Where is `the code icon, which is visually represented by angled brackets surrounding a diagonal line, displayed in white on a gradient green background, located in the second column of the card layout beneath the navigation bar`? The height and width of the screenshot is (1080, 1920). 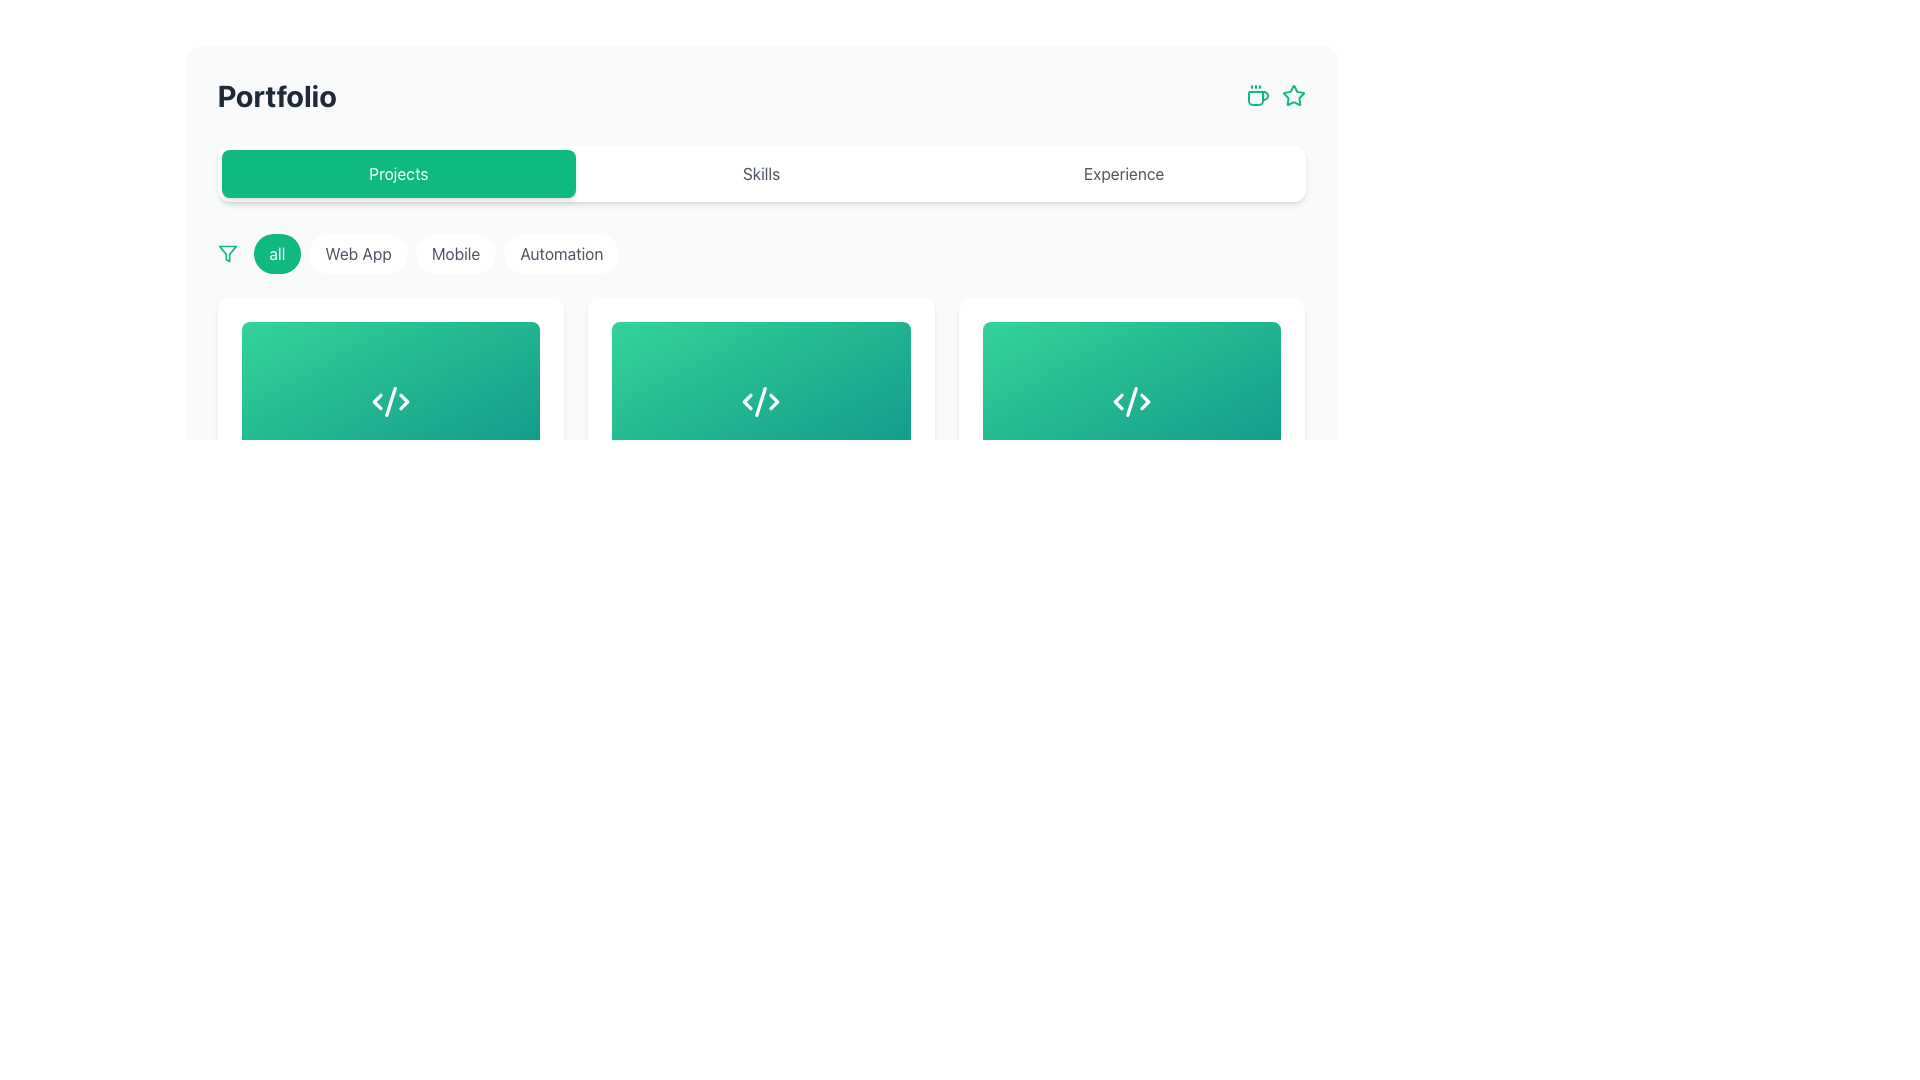
the code icon, which is visually represented by angled brackets surrounding a diagonal line, displayed in white on a gradient green background, located in the second column of the card layout beneath the navigation bar is located at coordinates (760, 401).